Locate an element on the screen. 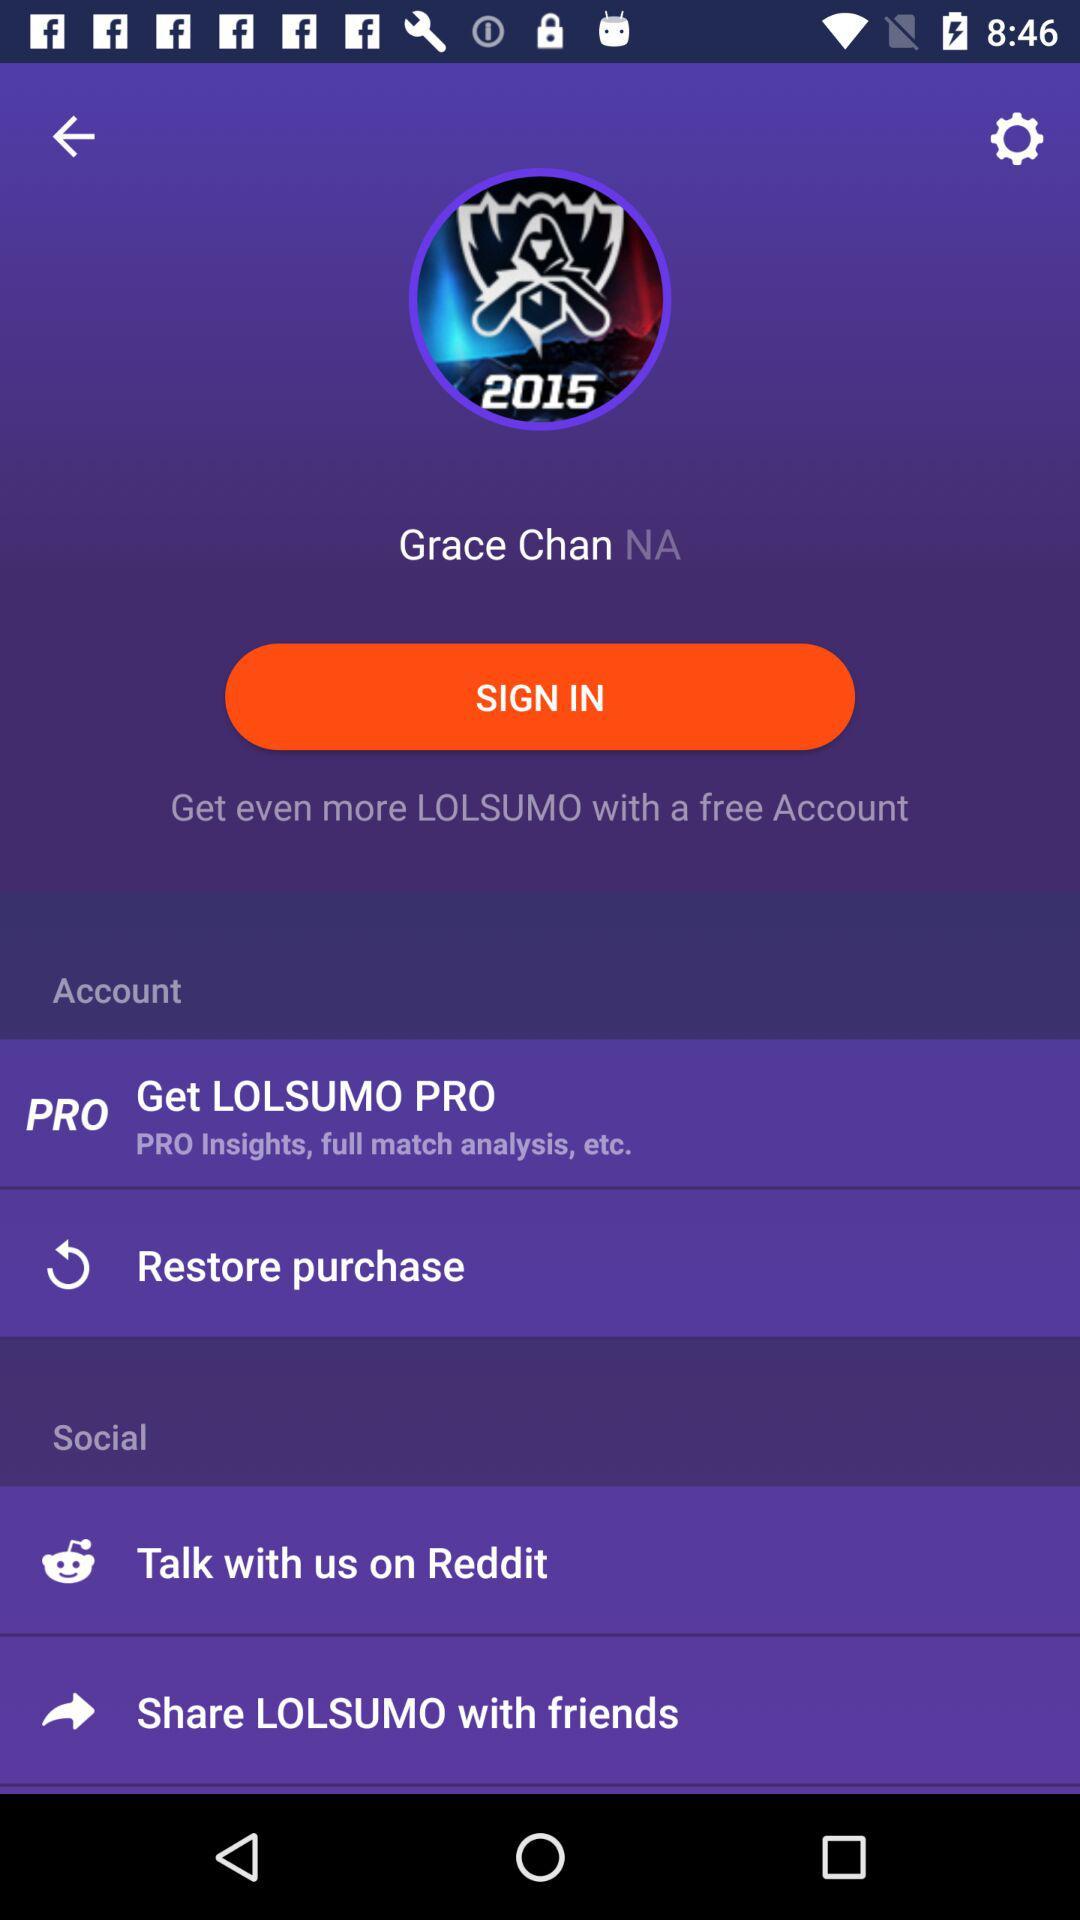 This screenshot has width=1080, height=1920. the icon above account is located at coordinates (72, 135).